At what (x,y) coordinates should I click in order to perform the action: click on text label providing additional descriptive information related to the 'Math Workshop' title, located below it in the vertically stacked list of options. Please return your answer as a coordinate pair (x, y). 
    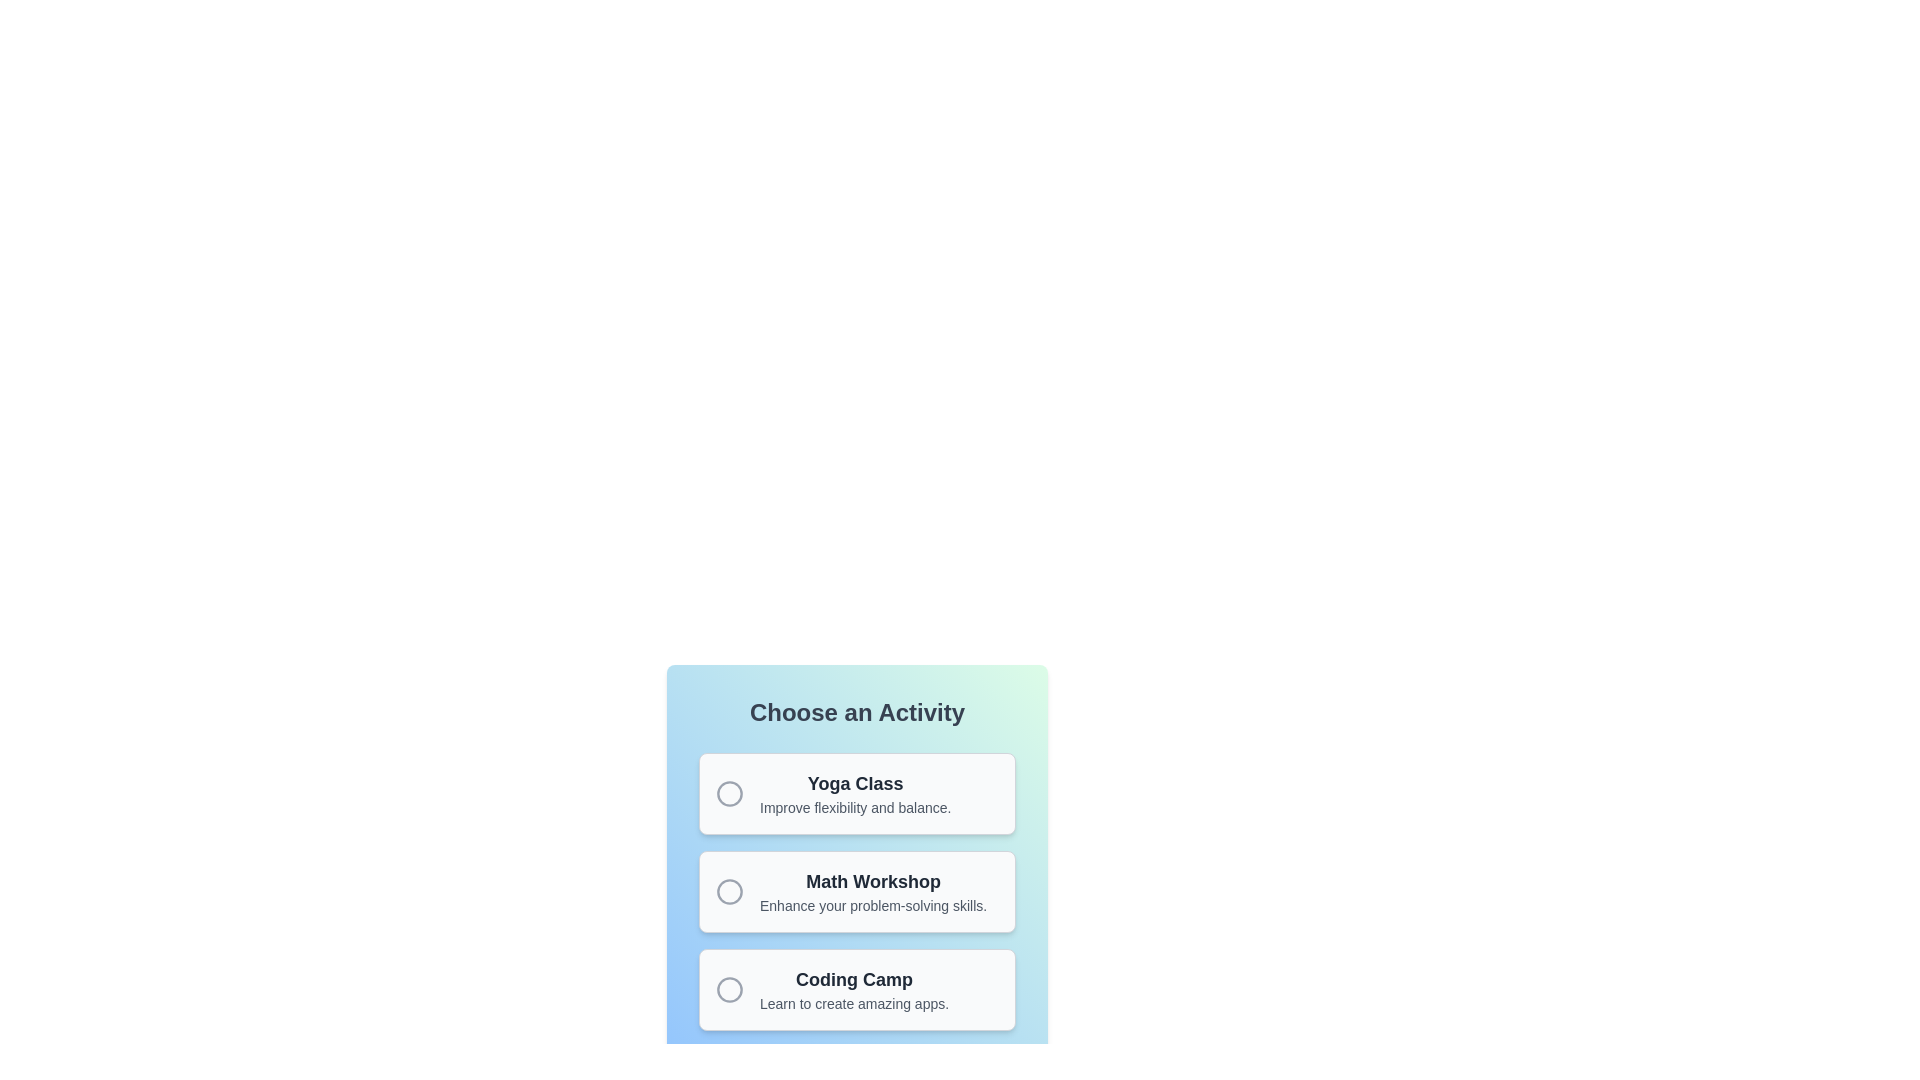
    Looking at the image, I should click on (873, 906).